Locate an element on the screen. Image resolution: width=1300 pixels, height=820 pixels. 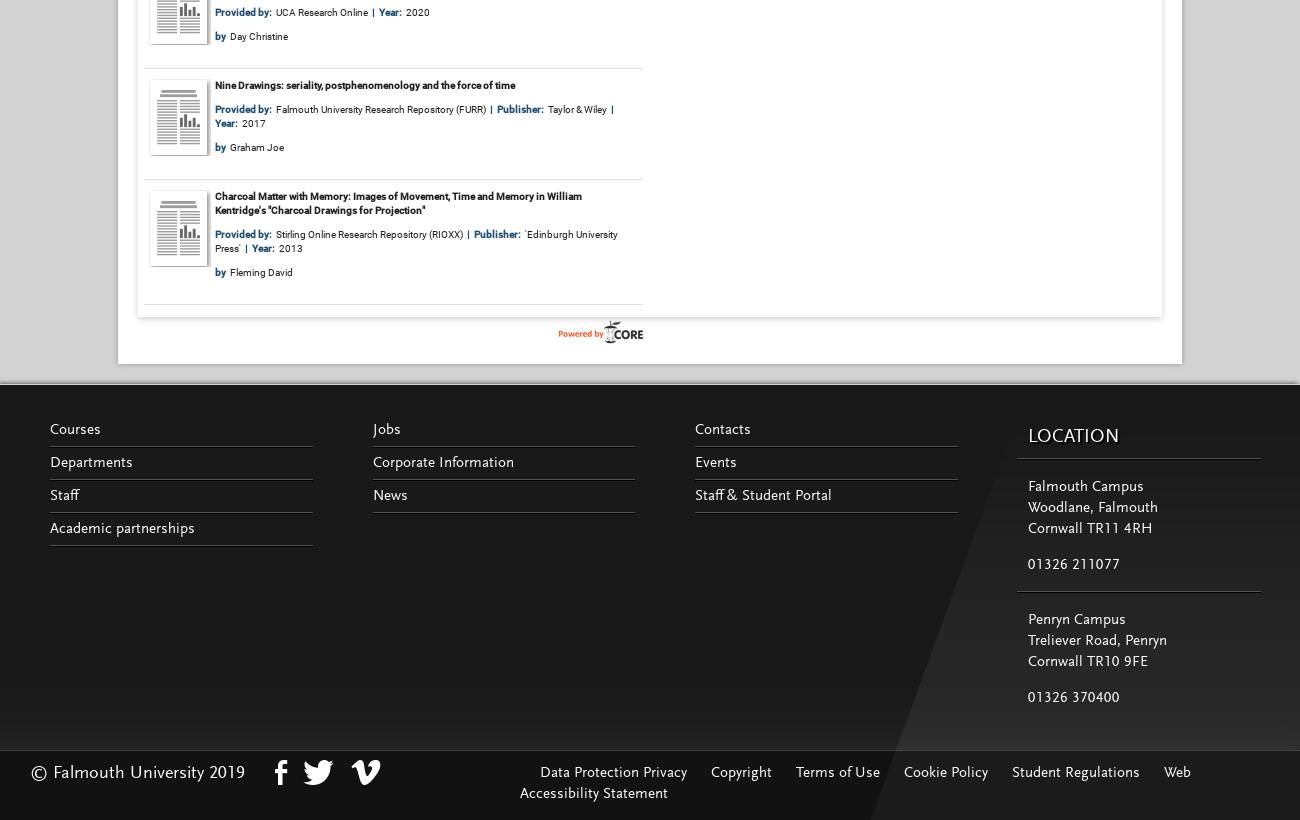
'Staff' is located at coordinates (63, 495).